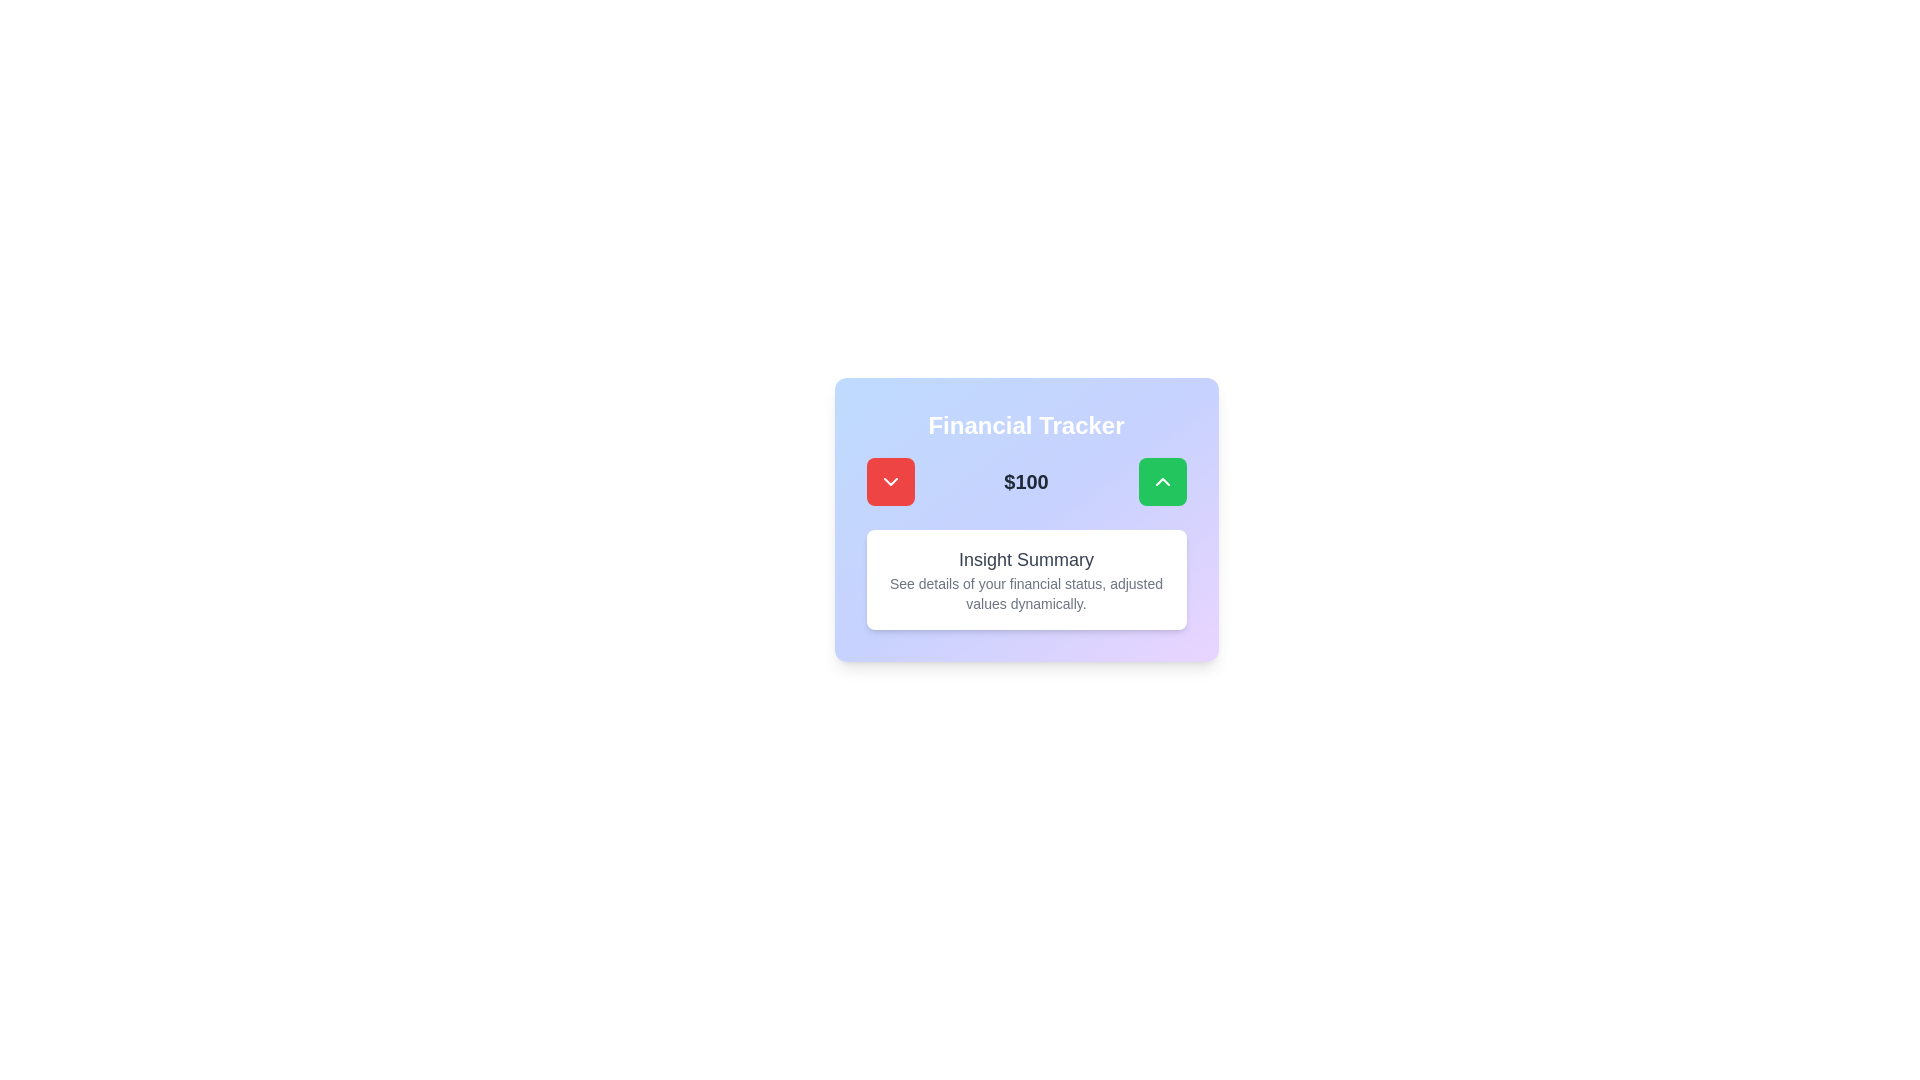 The width and height of the screenshot is (1920, 1080). What do you see at coordinates (1026, 579) in the screenshot?
I see `the Information display card located at the bottom of the Financial Tracker card, which provides insights about the user's financial status` at bounding box center [1026, 579].